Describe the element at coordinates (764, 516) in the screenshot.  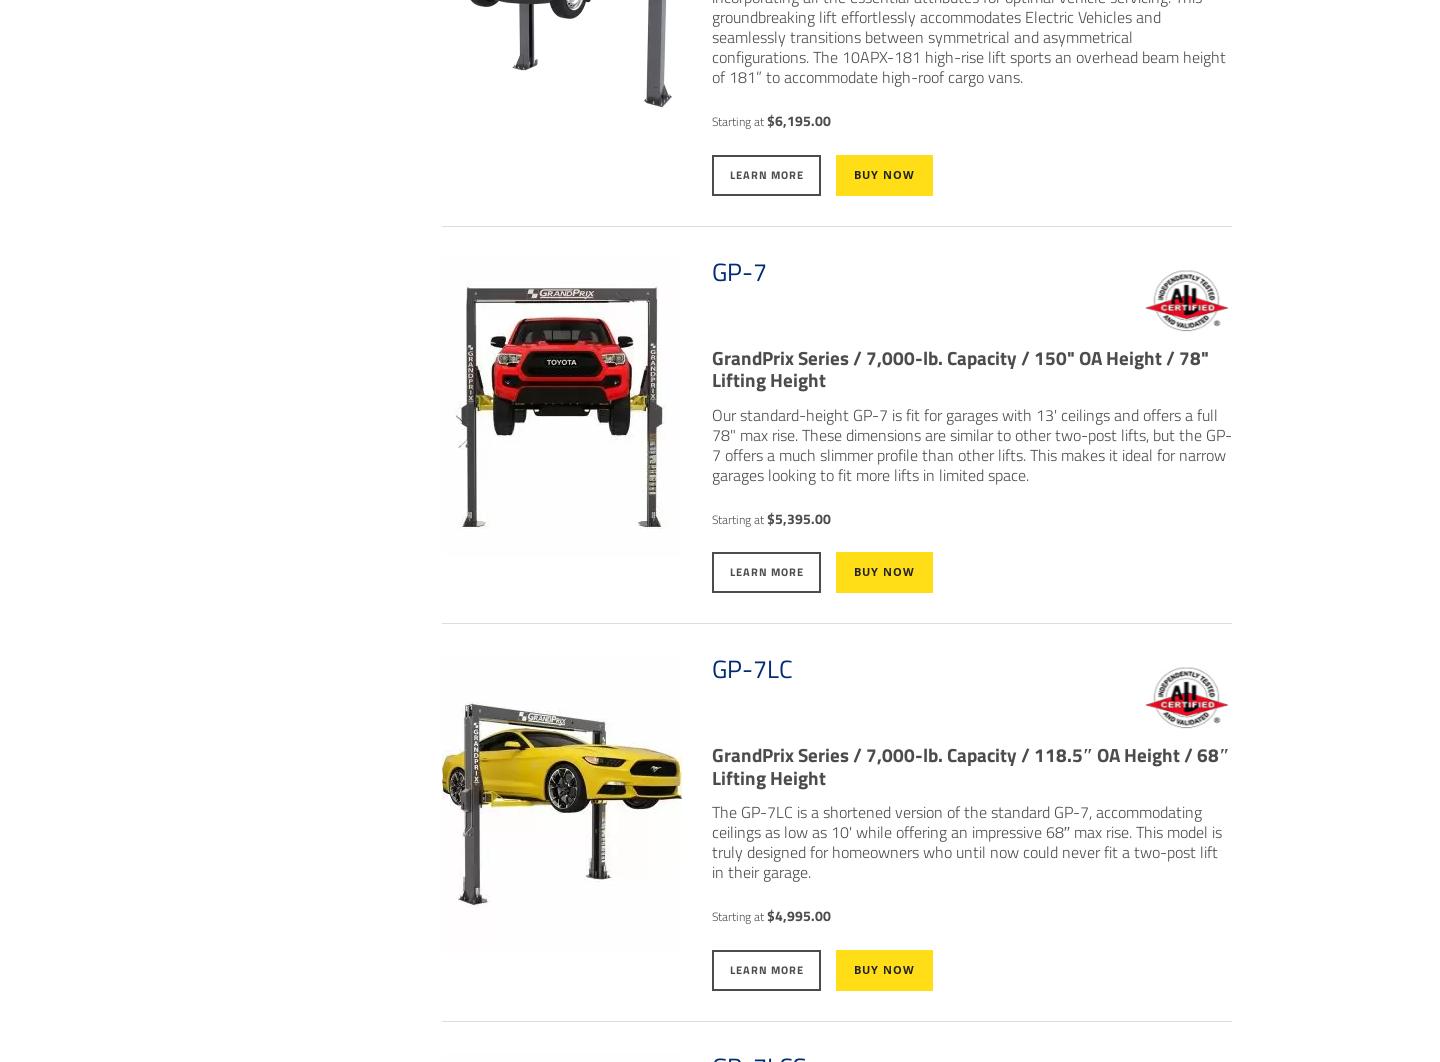
I see `'$5,395.00'` at that location.